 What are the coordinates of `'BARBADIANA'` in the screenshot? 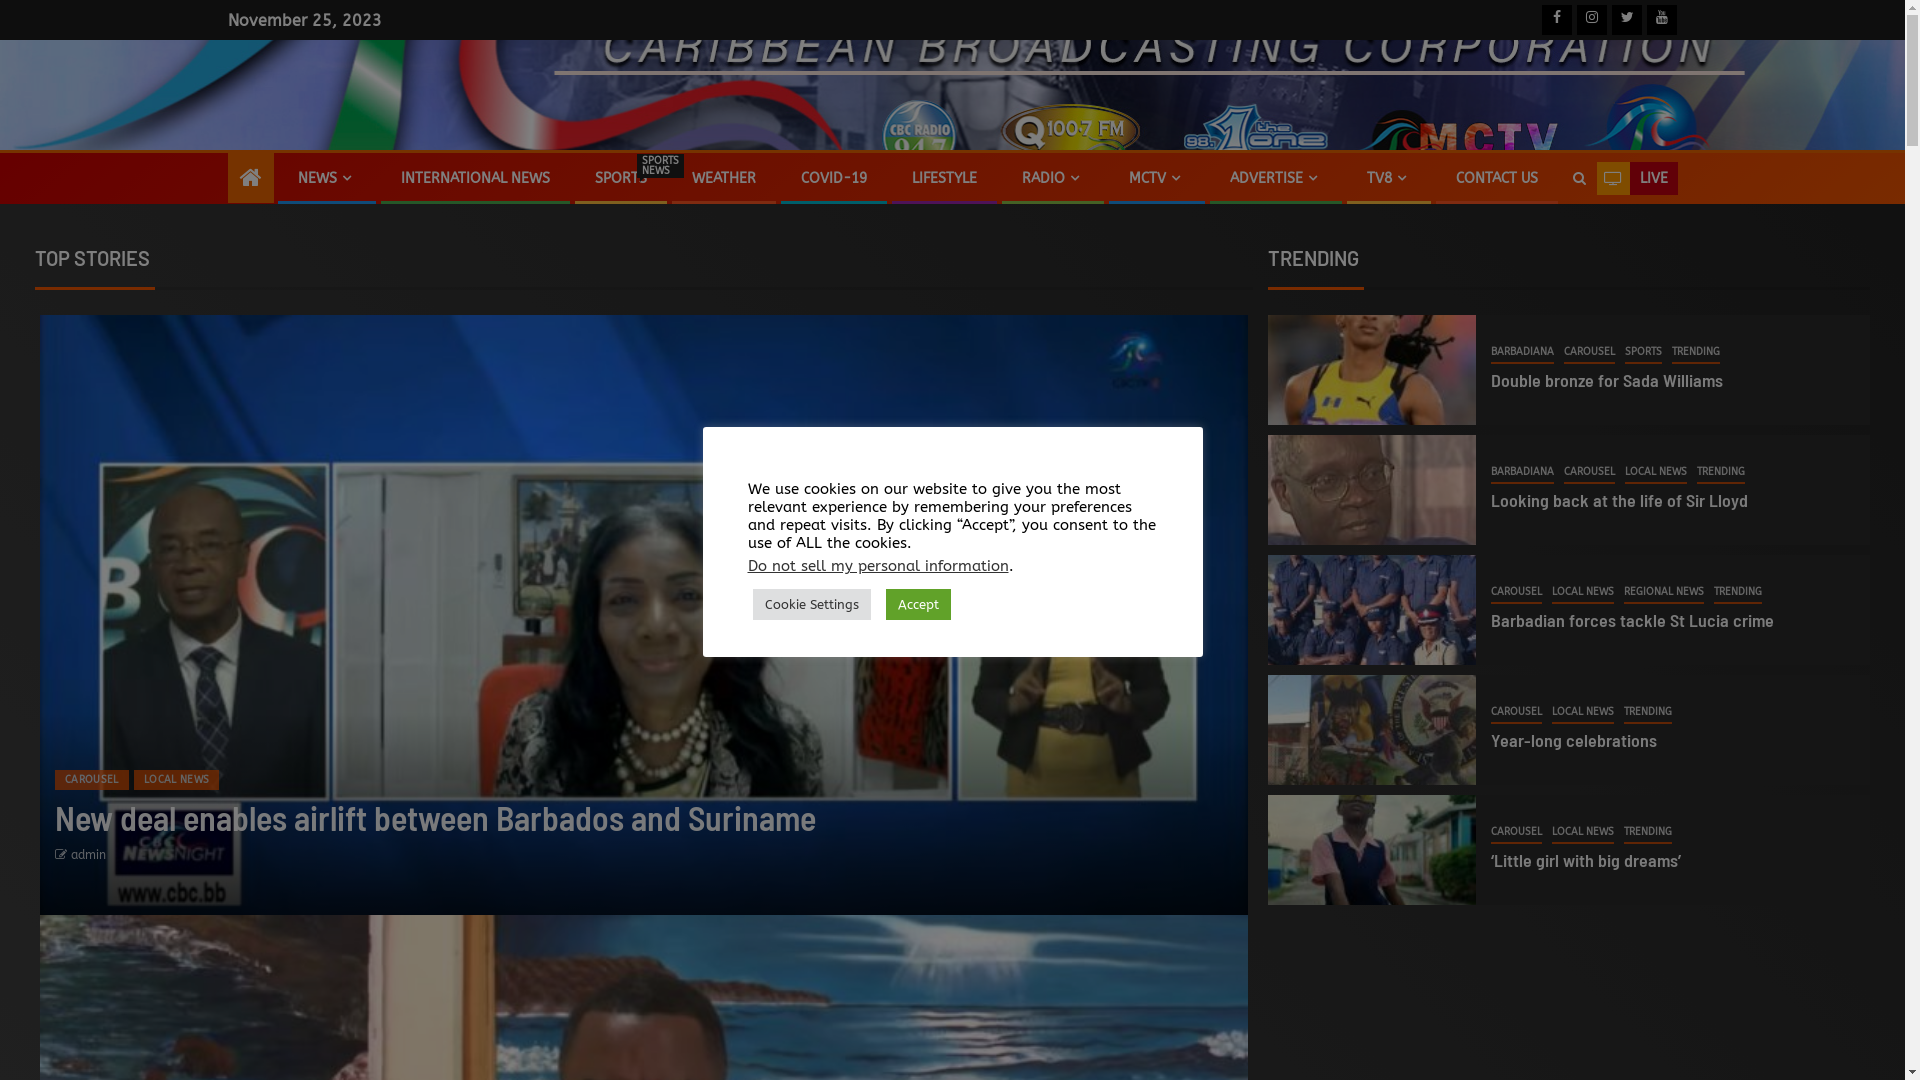 It's located at (1521, 473).